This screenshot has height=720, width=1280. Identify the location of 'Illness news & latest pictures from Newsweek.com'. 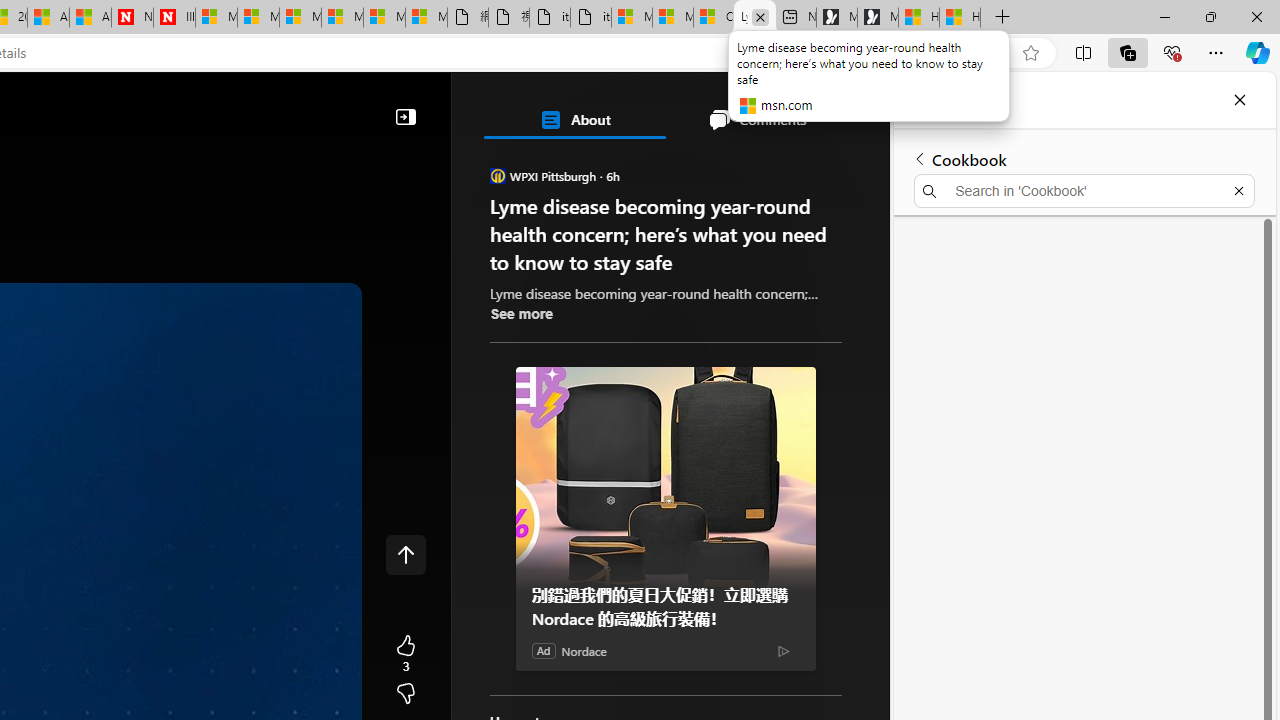
(174, 17).